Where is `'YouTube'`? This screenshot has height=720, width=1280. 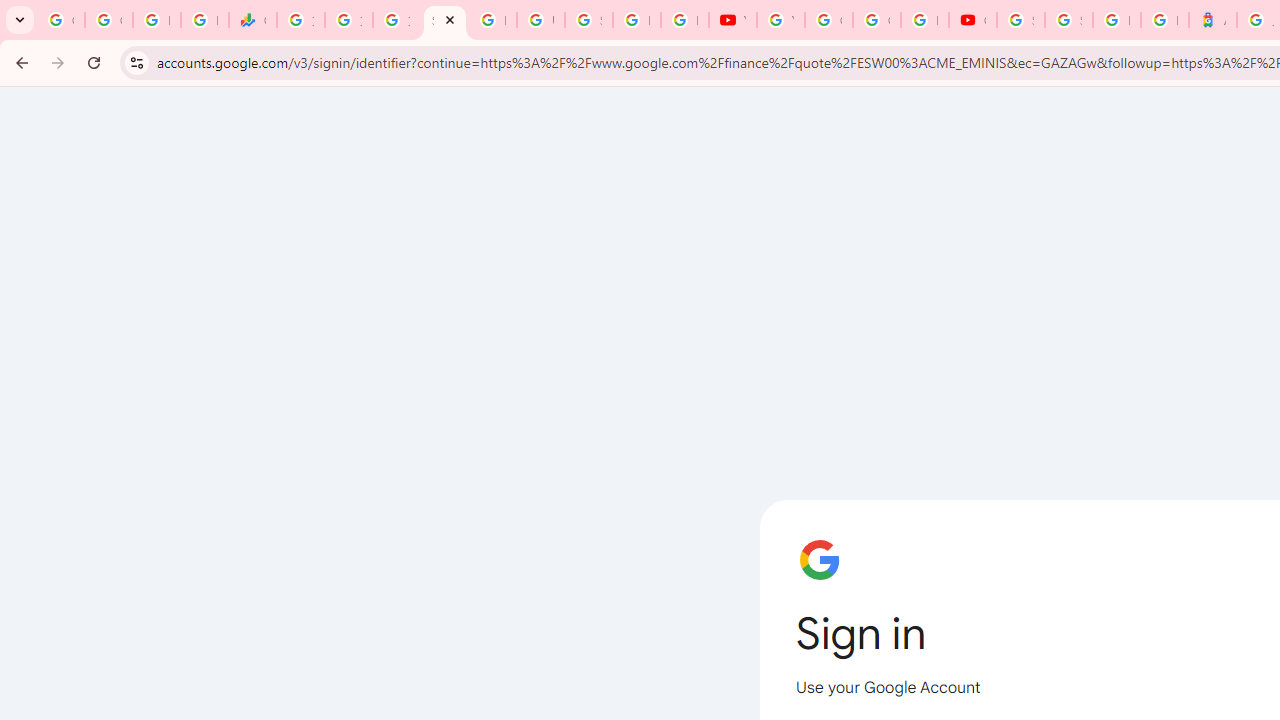
'YouTube' is located at coordinates (731, 20).